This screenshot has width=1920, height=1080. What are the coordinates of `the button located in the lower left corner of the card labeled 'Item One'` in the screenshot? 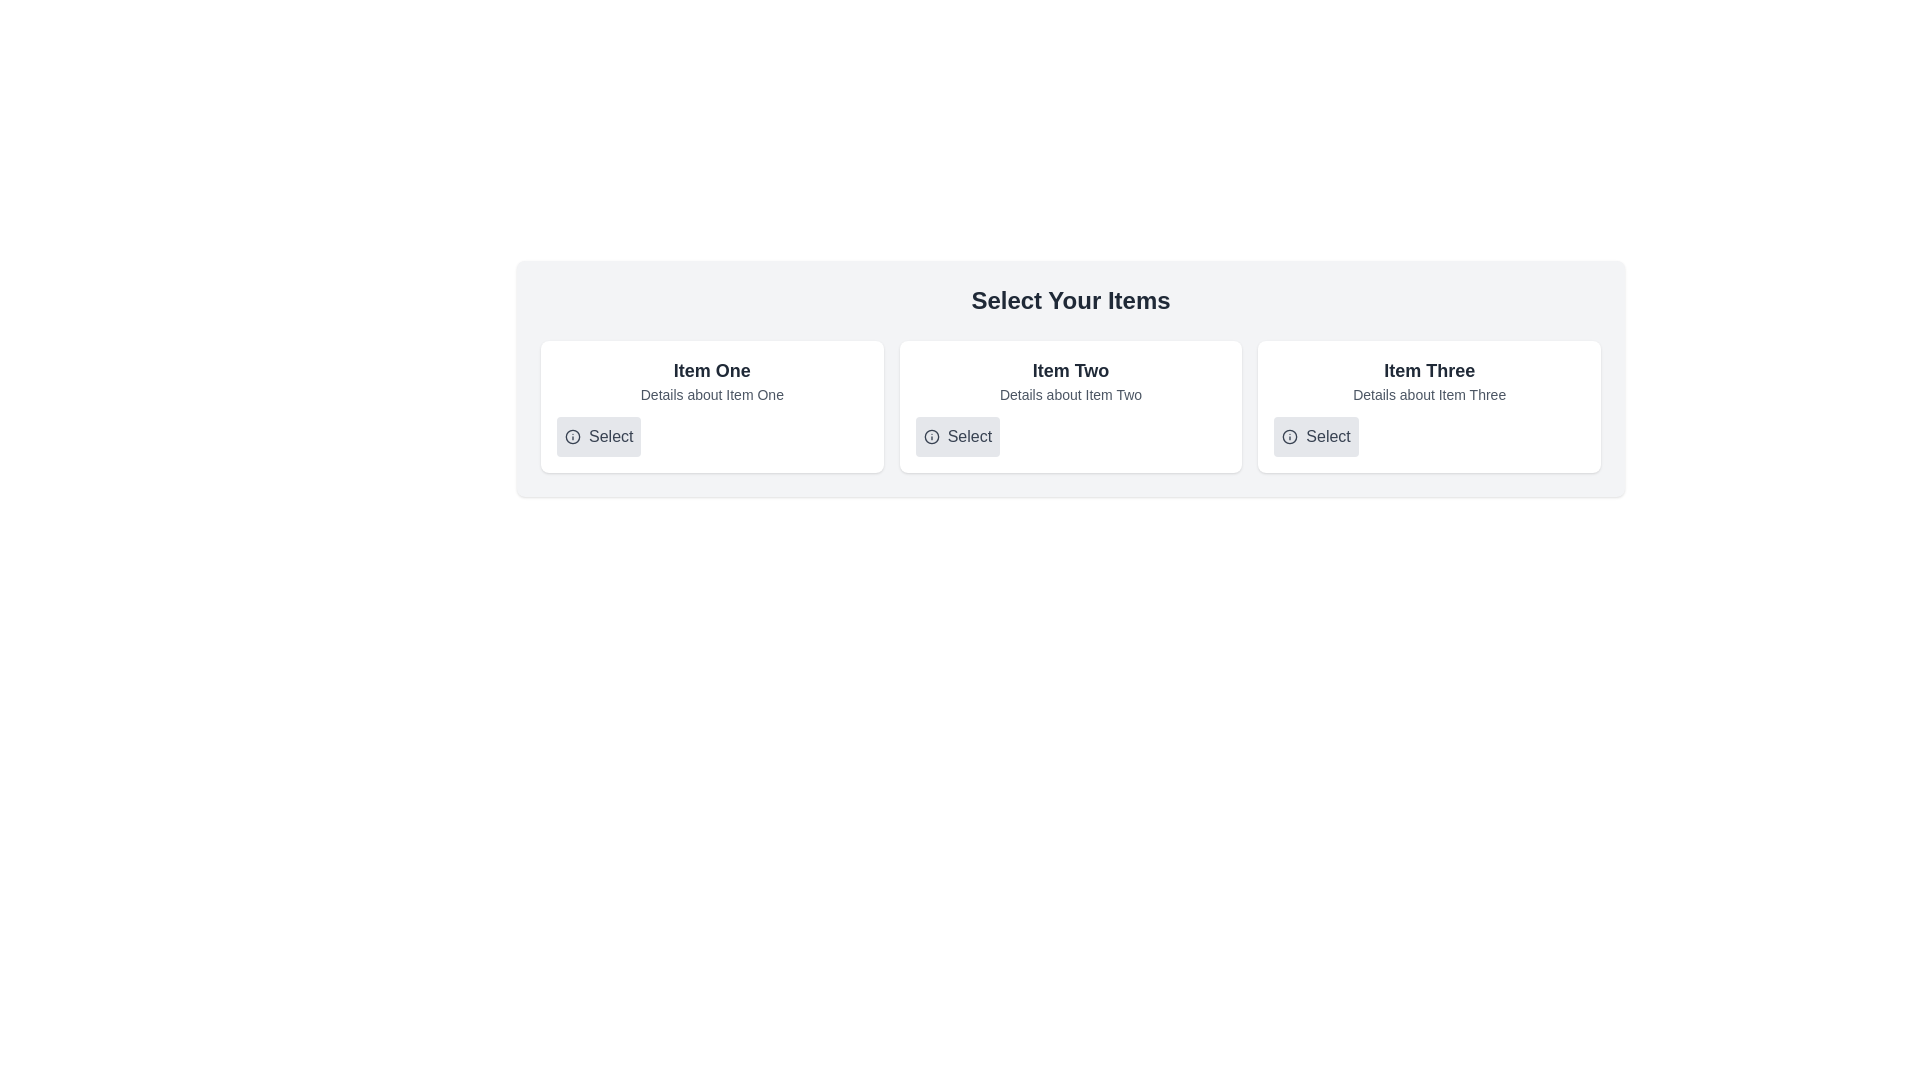 It's located at (598, 435).